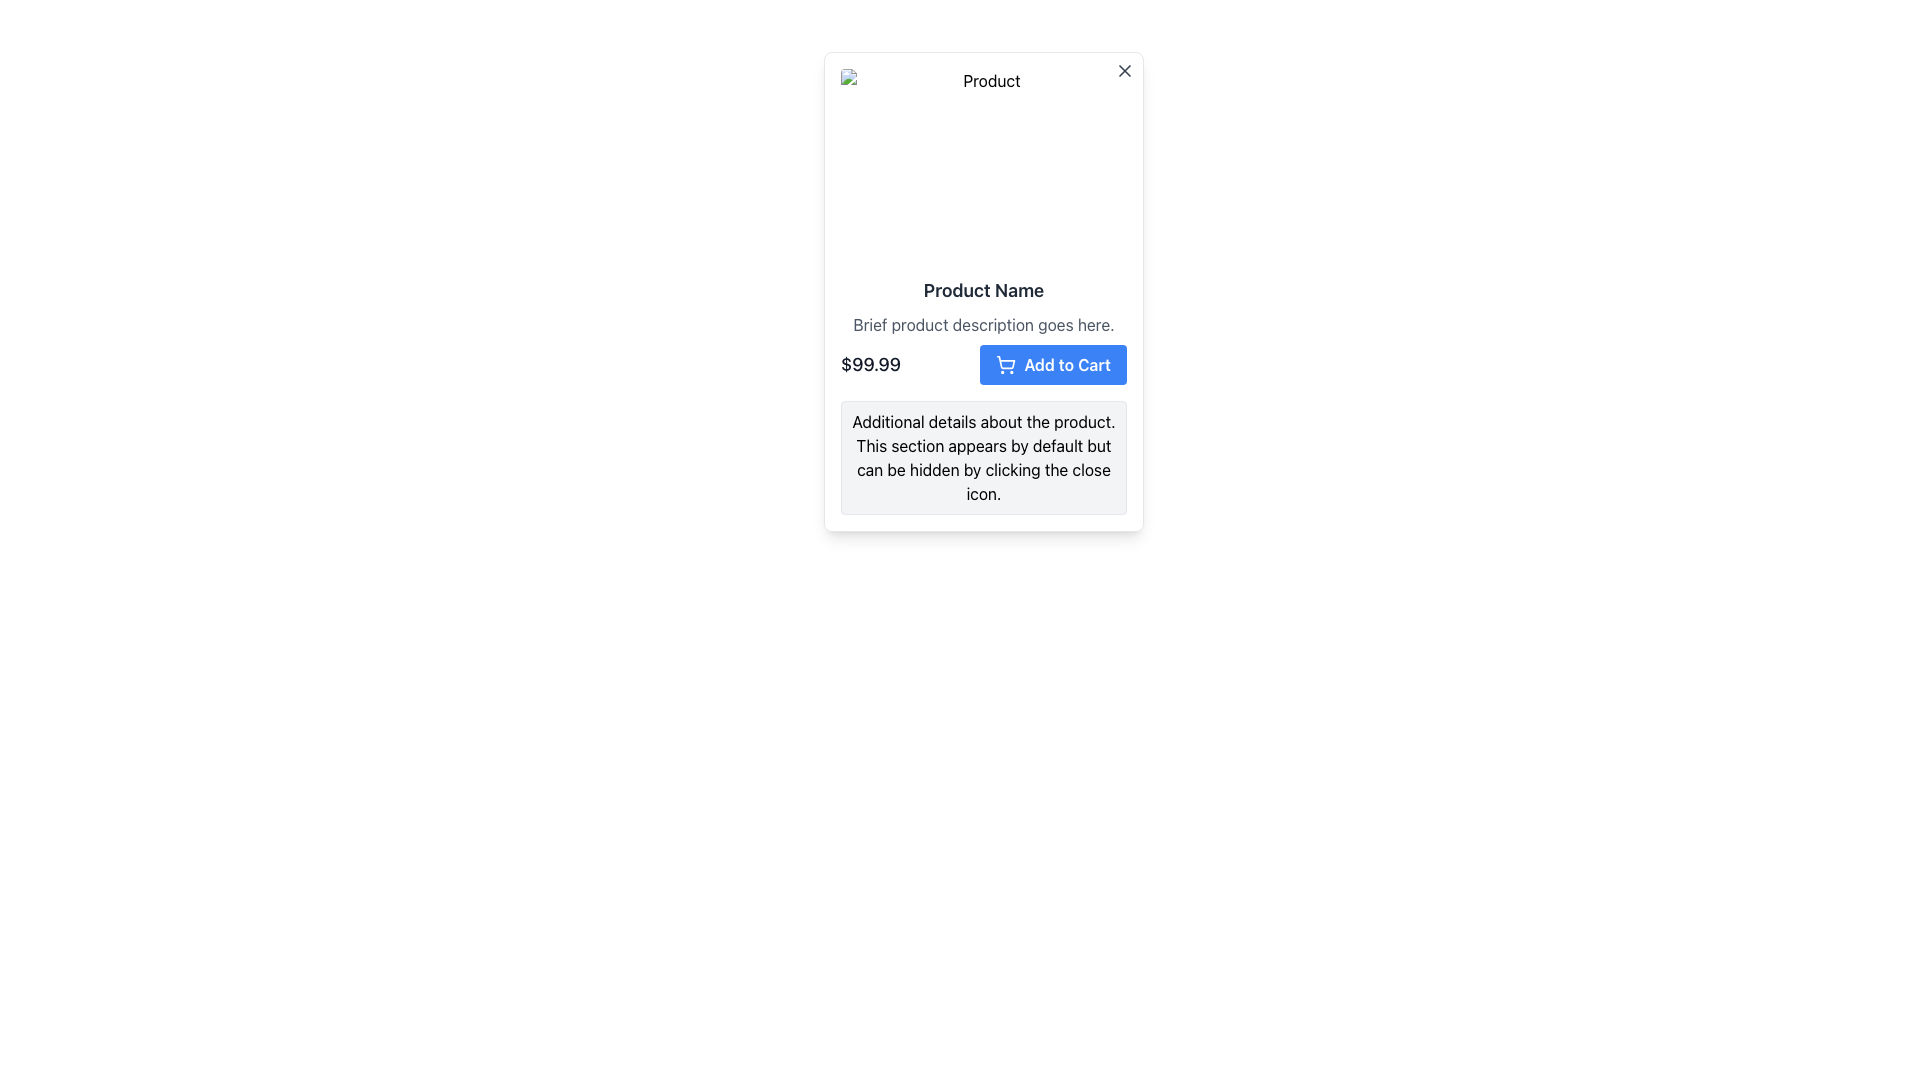 The height and width of the screenshot is (1080, 1920). I want to click on text displayed in the bold, large font labeled '$99.99' located to the left of the 'Add to Cart' button in the lower section of the card layout, so click(870, 365).